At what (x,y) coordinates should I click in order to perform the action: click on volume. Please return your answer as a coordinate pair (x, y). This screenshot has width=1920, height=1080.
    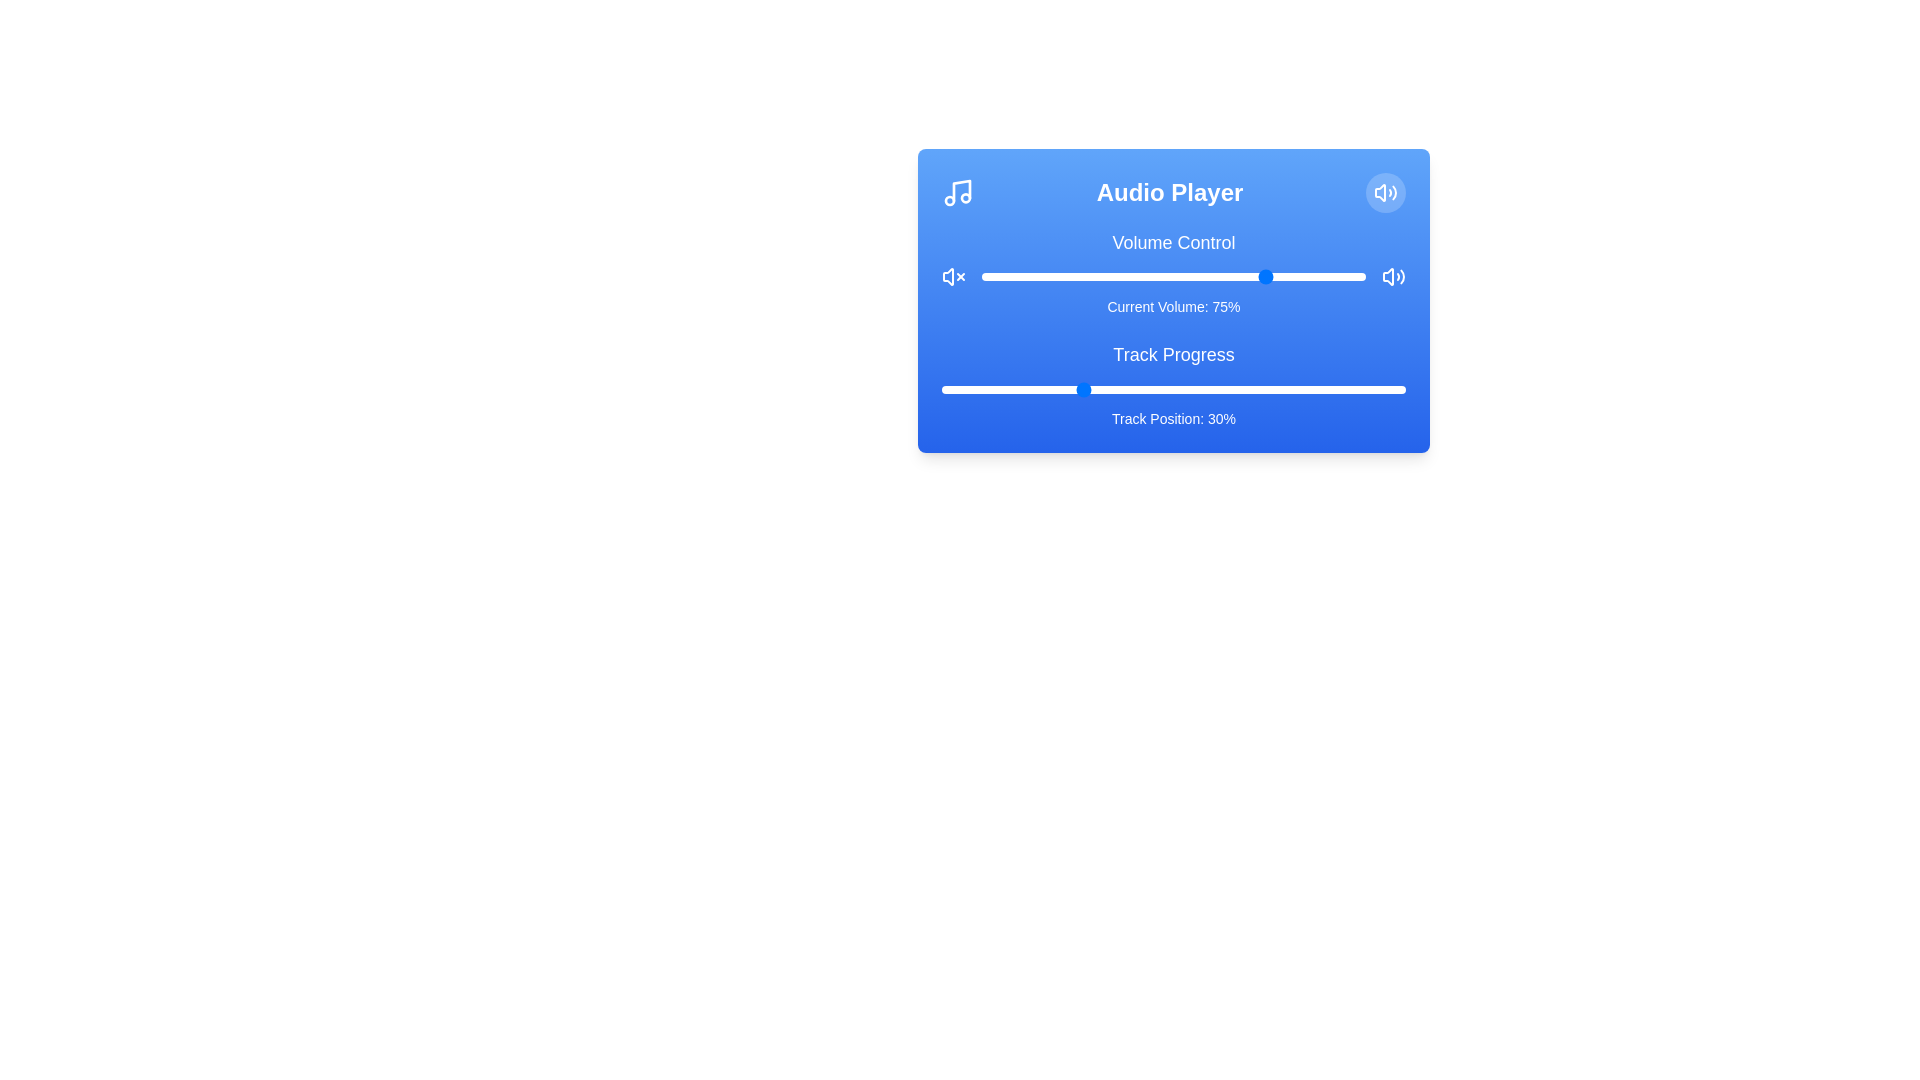
    Looking at the image, I should click on (1281, 277).